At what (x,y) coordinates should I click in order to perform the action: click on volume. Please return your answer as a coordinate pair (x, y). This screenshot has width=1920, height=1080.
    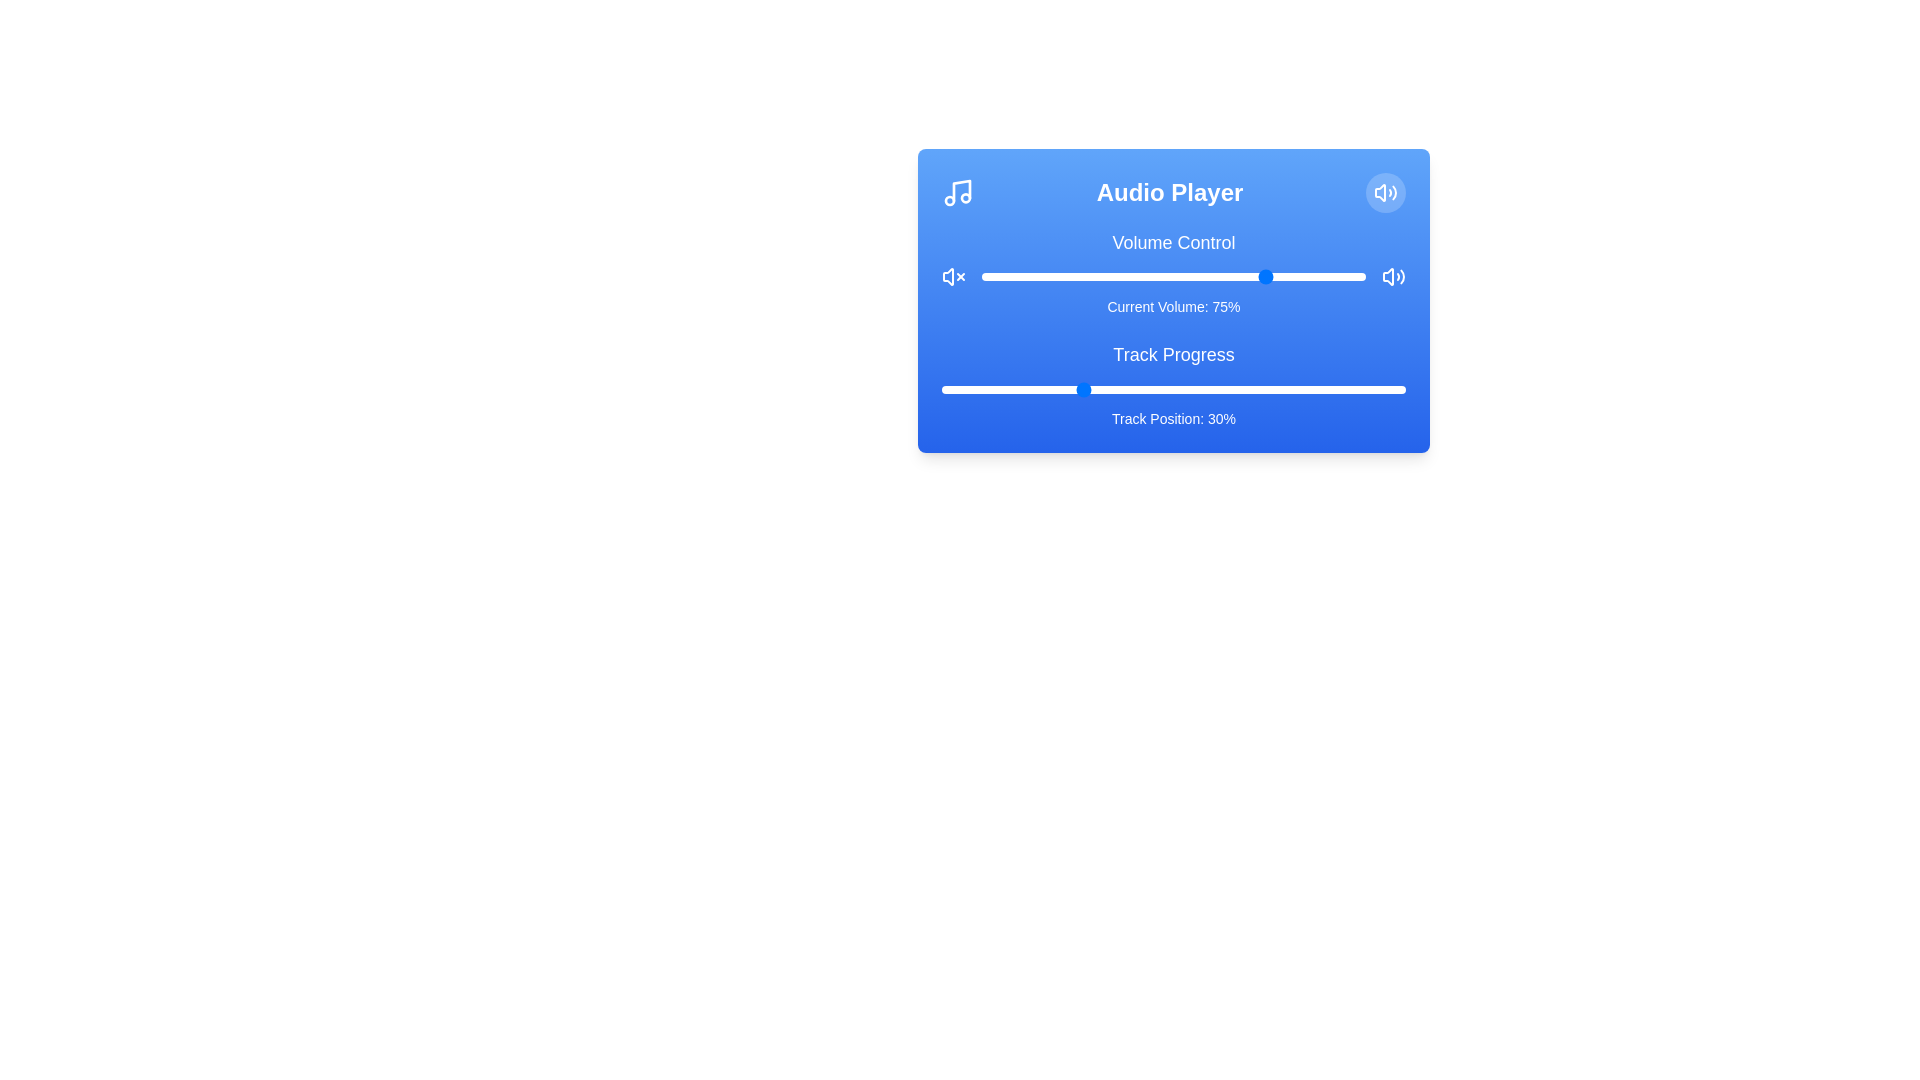
    Looking at the image, I should click on (1281, 277).